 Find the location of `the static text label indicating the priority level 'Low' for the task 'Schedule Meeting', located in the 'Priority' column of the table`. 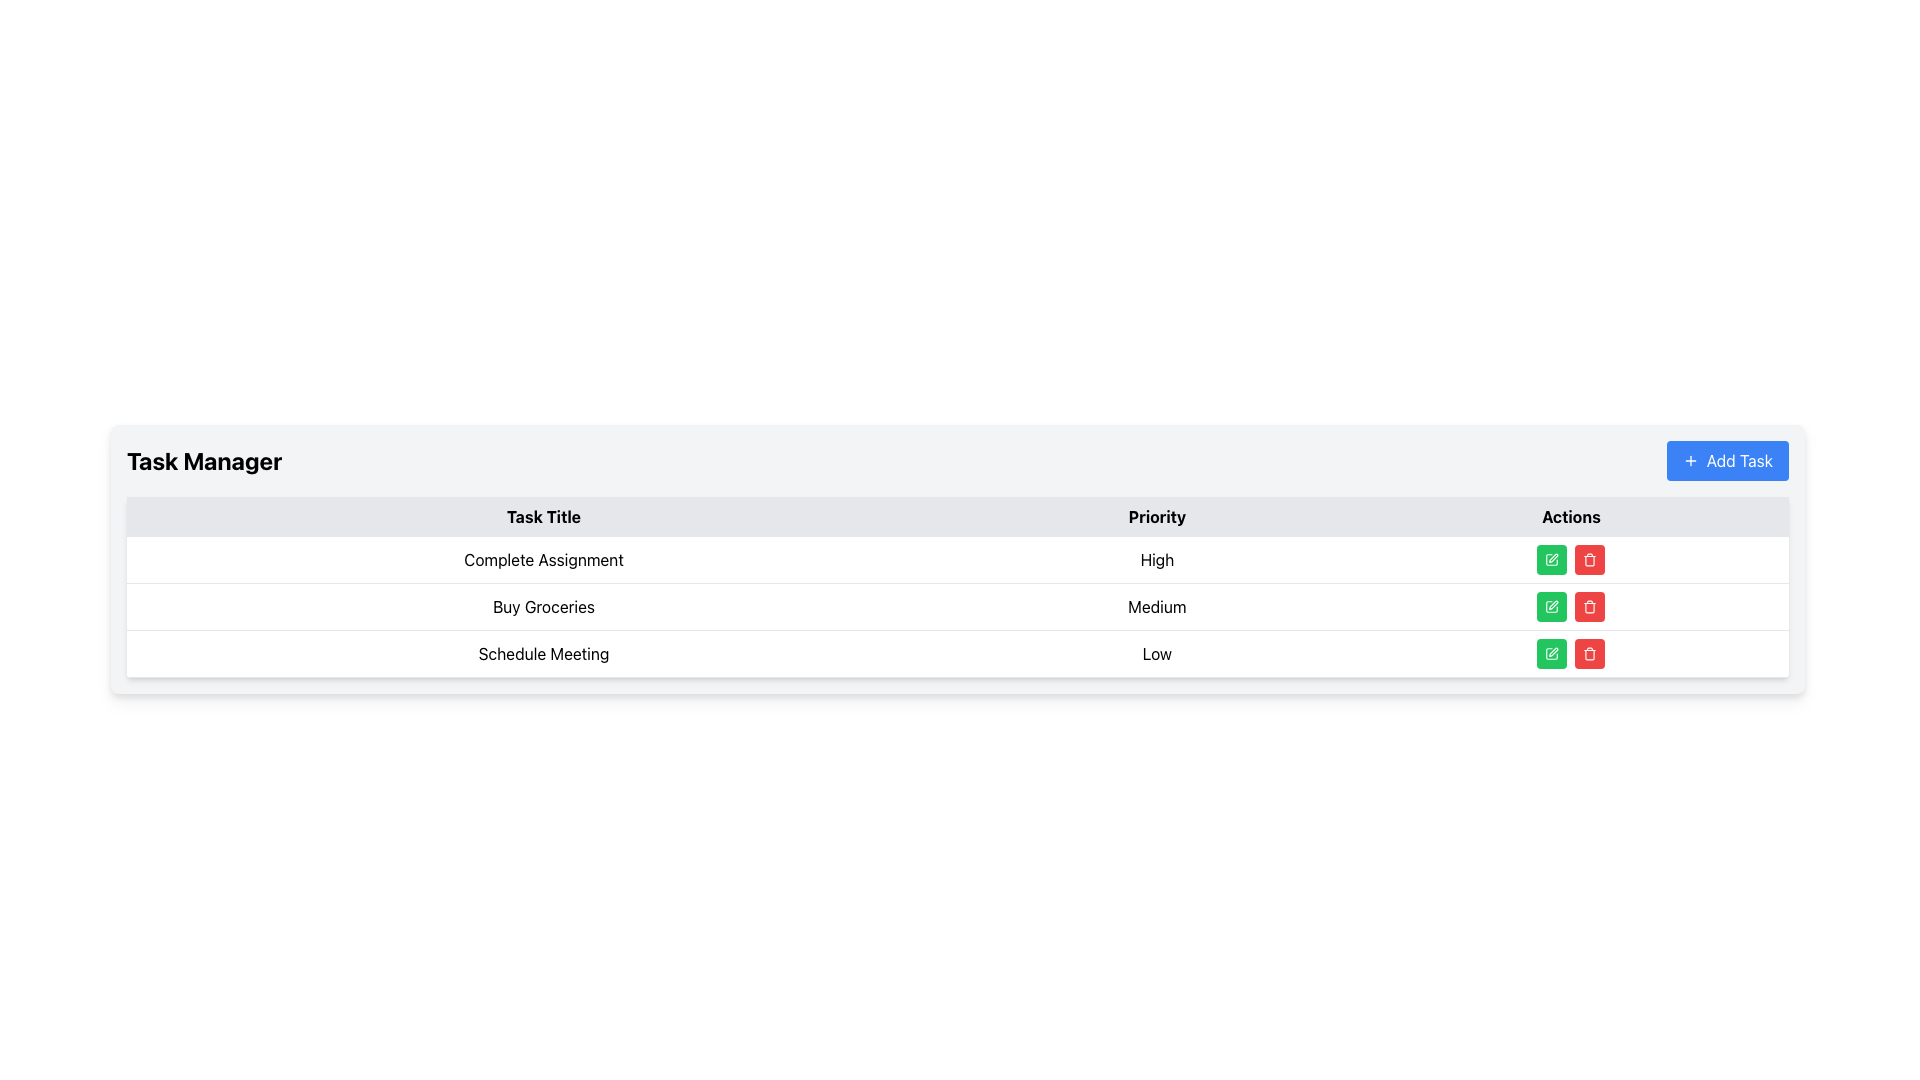

the static text label indicating the priority level 'Low' for the task 'Schedule Meeting', located in the 'Priority' column of the table is located at coordinates (1157, 654).